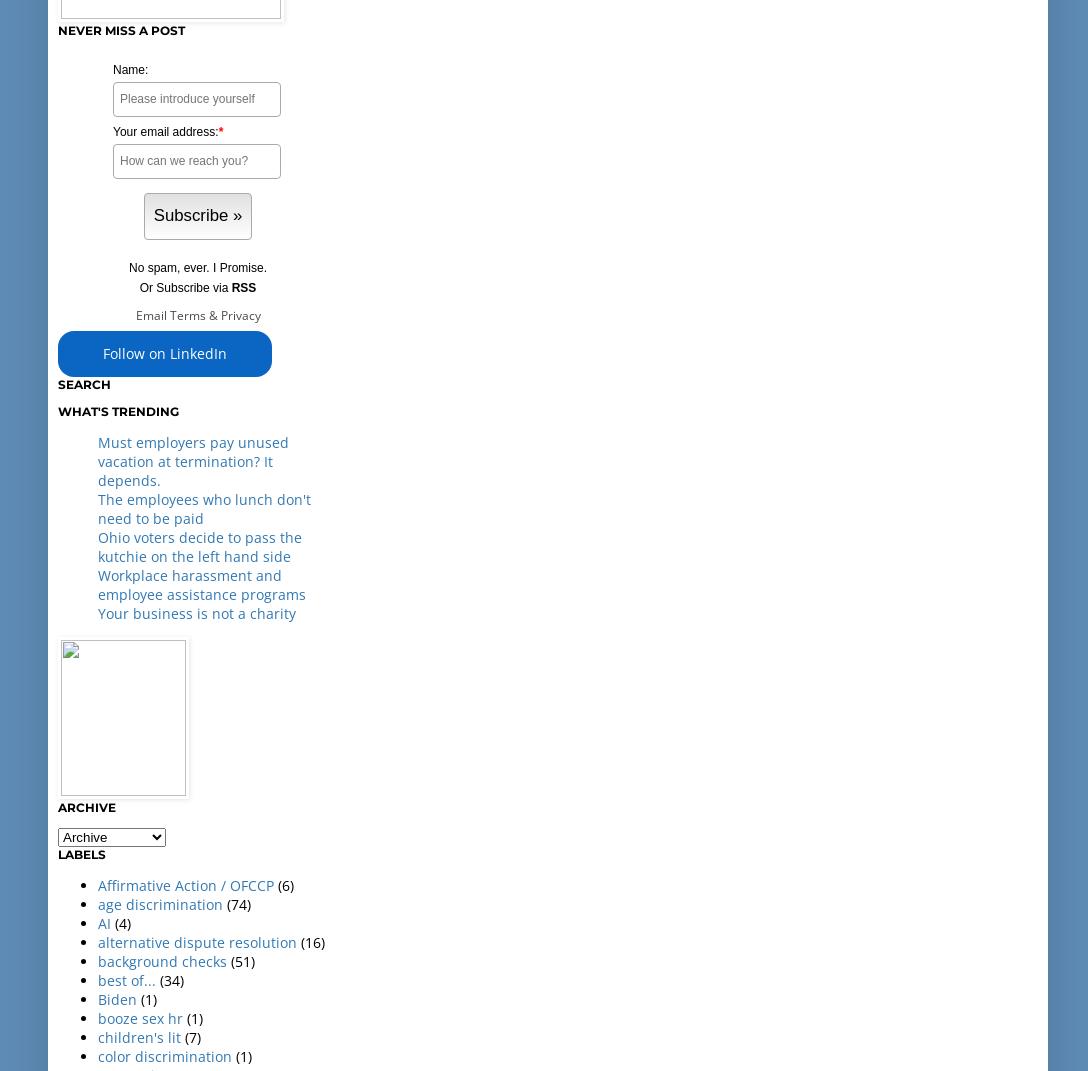  Describe the element at coordinates (211, 313) in the screenshot. I see `'&'` at that location.